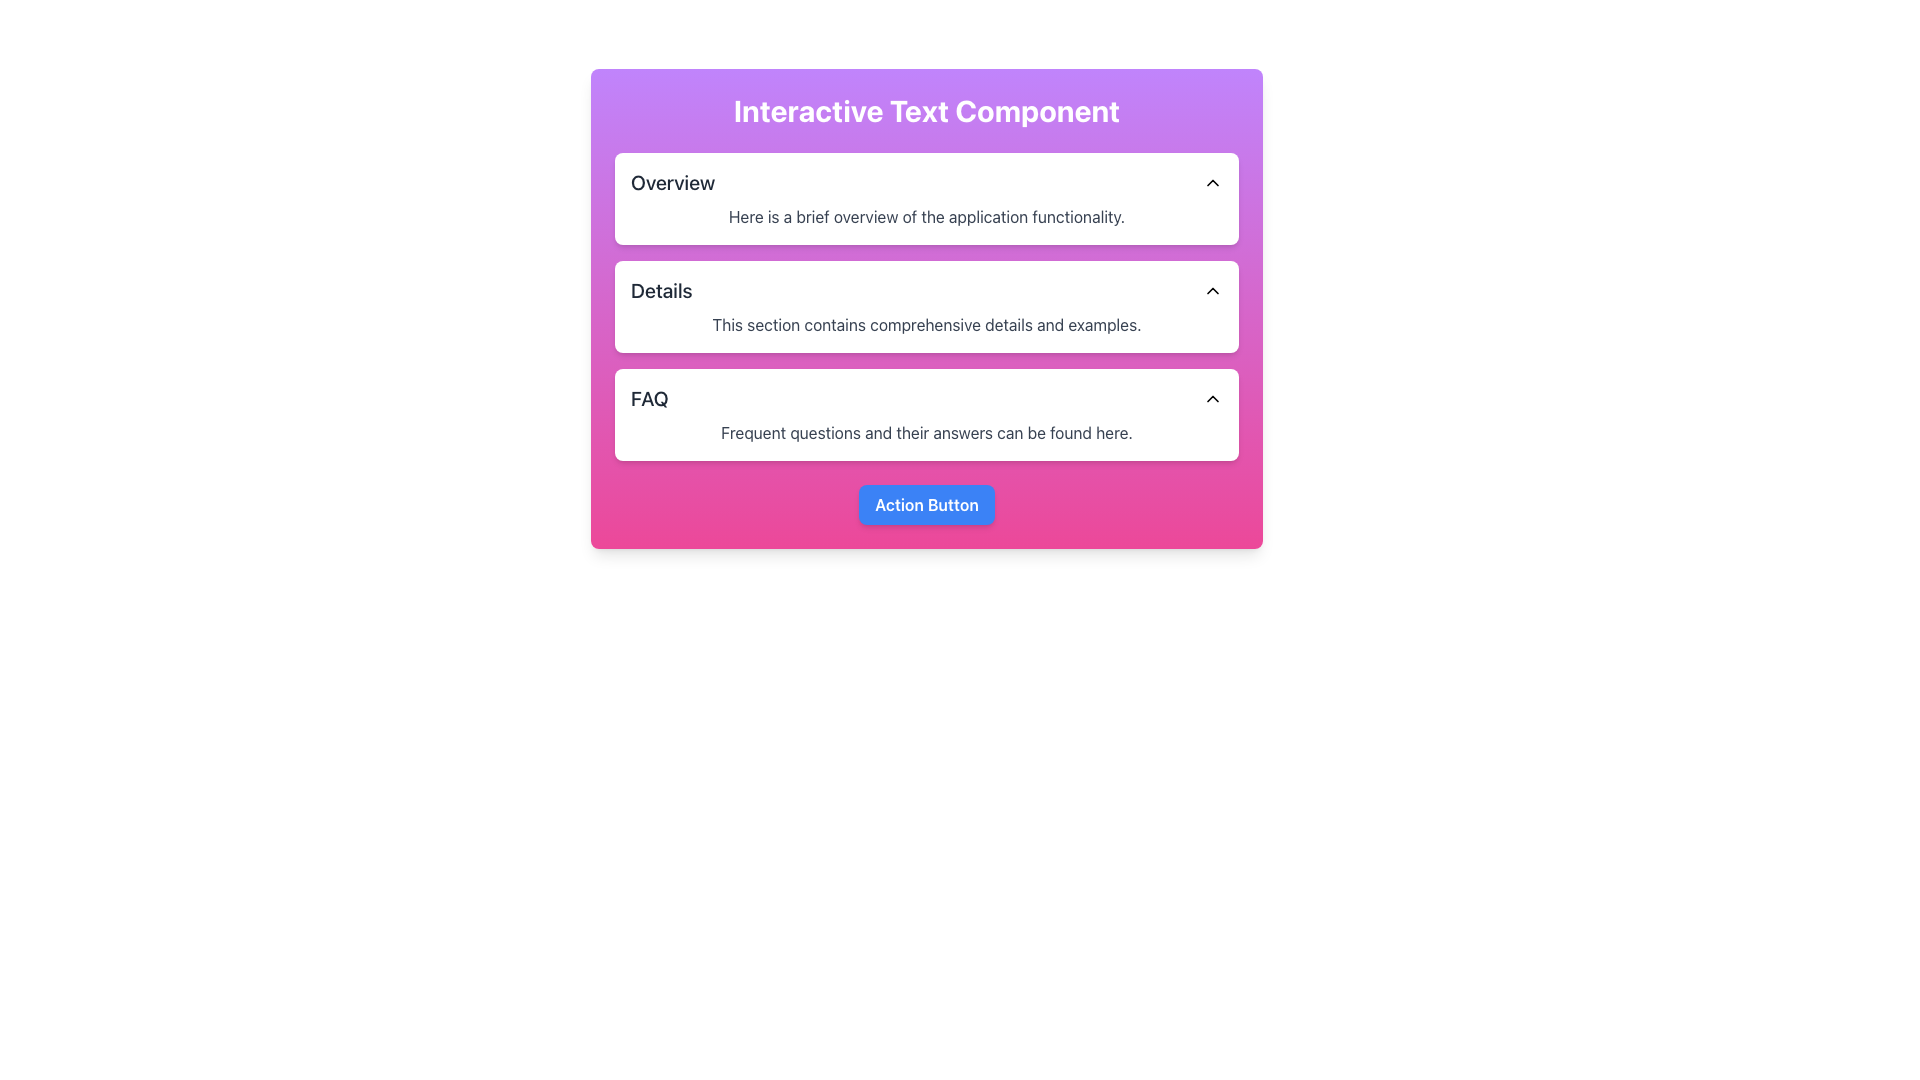  Describe the element at coordinates (925, 323) in the screenshot. I see `the informational Text Label located below the 'Details' title in the second panel of the interface` at that location.